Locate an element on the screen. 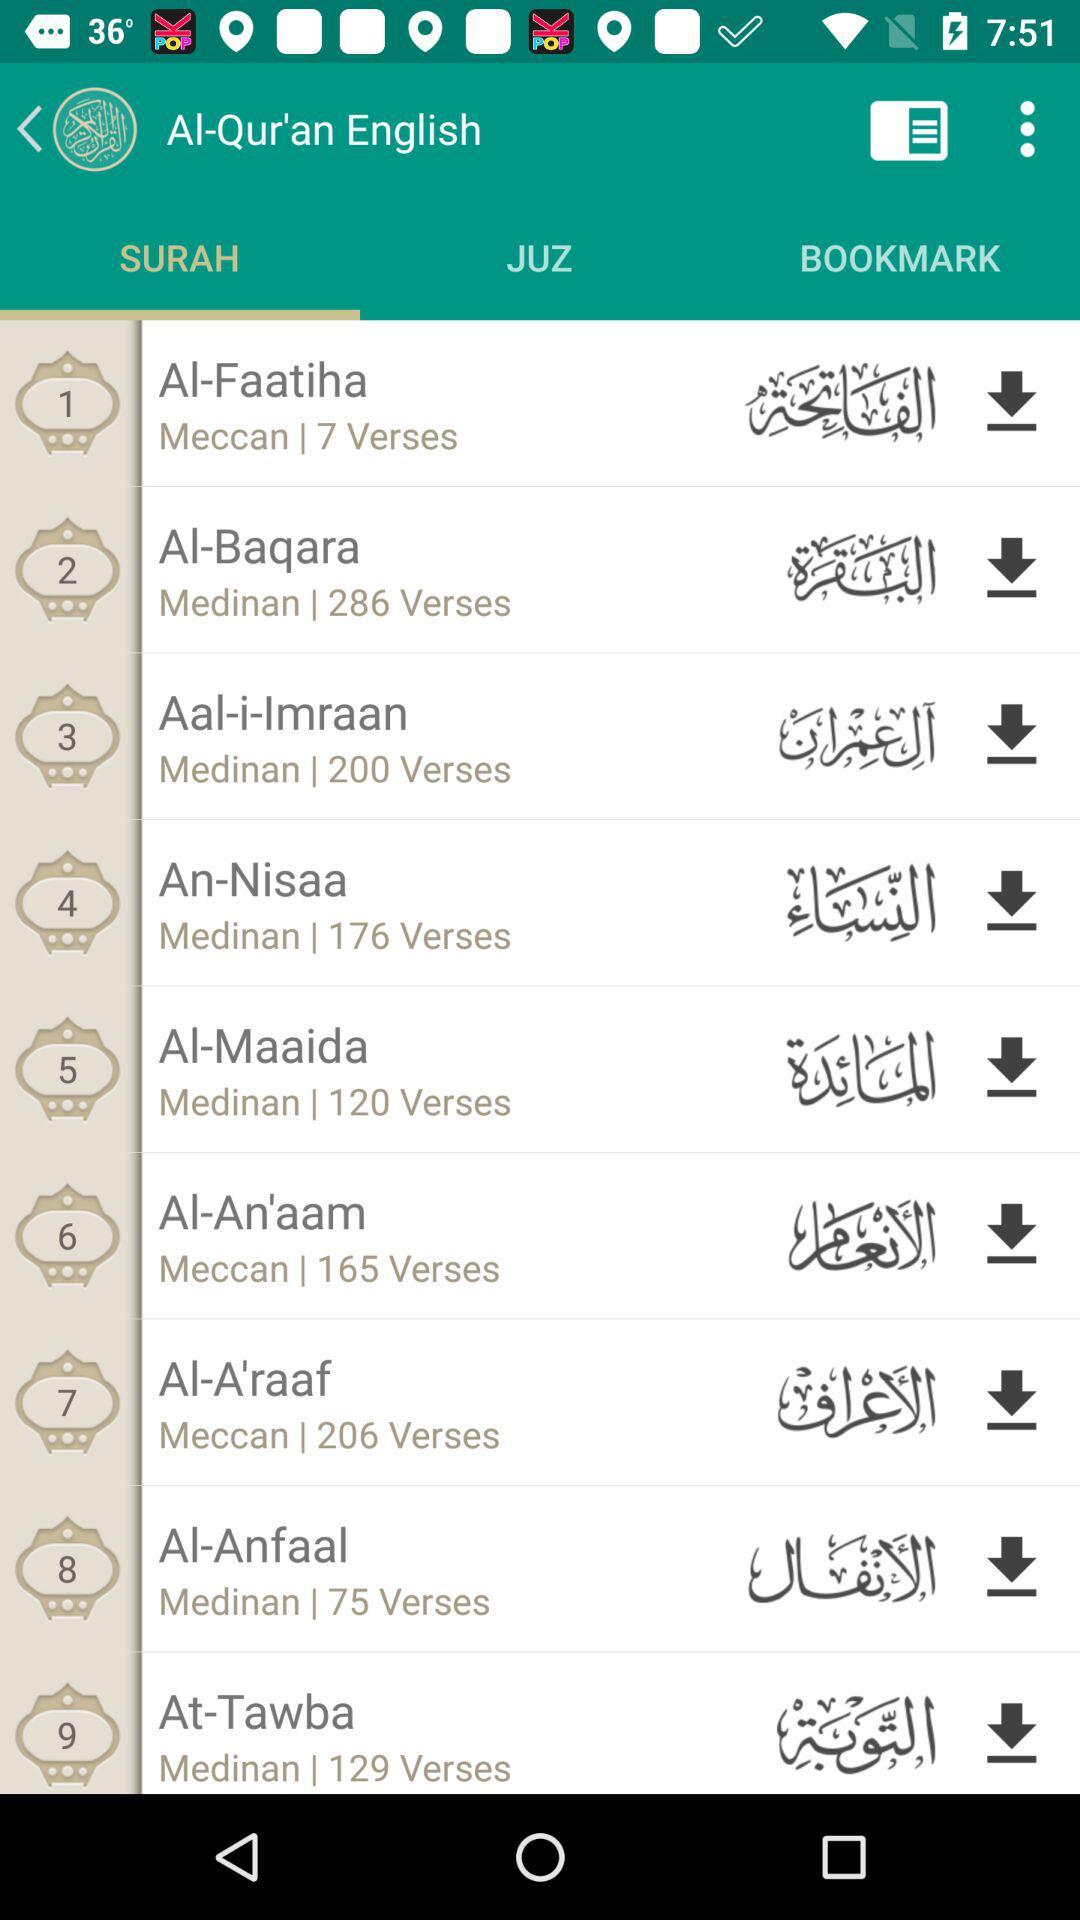 Image resolution: width=1080 pixels, height=1920 pixels. downloads a qur'an verse is located at coordinates (1011, 734).